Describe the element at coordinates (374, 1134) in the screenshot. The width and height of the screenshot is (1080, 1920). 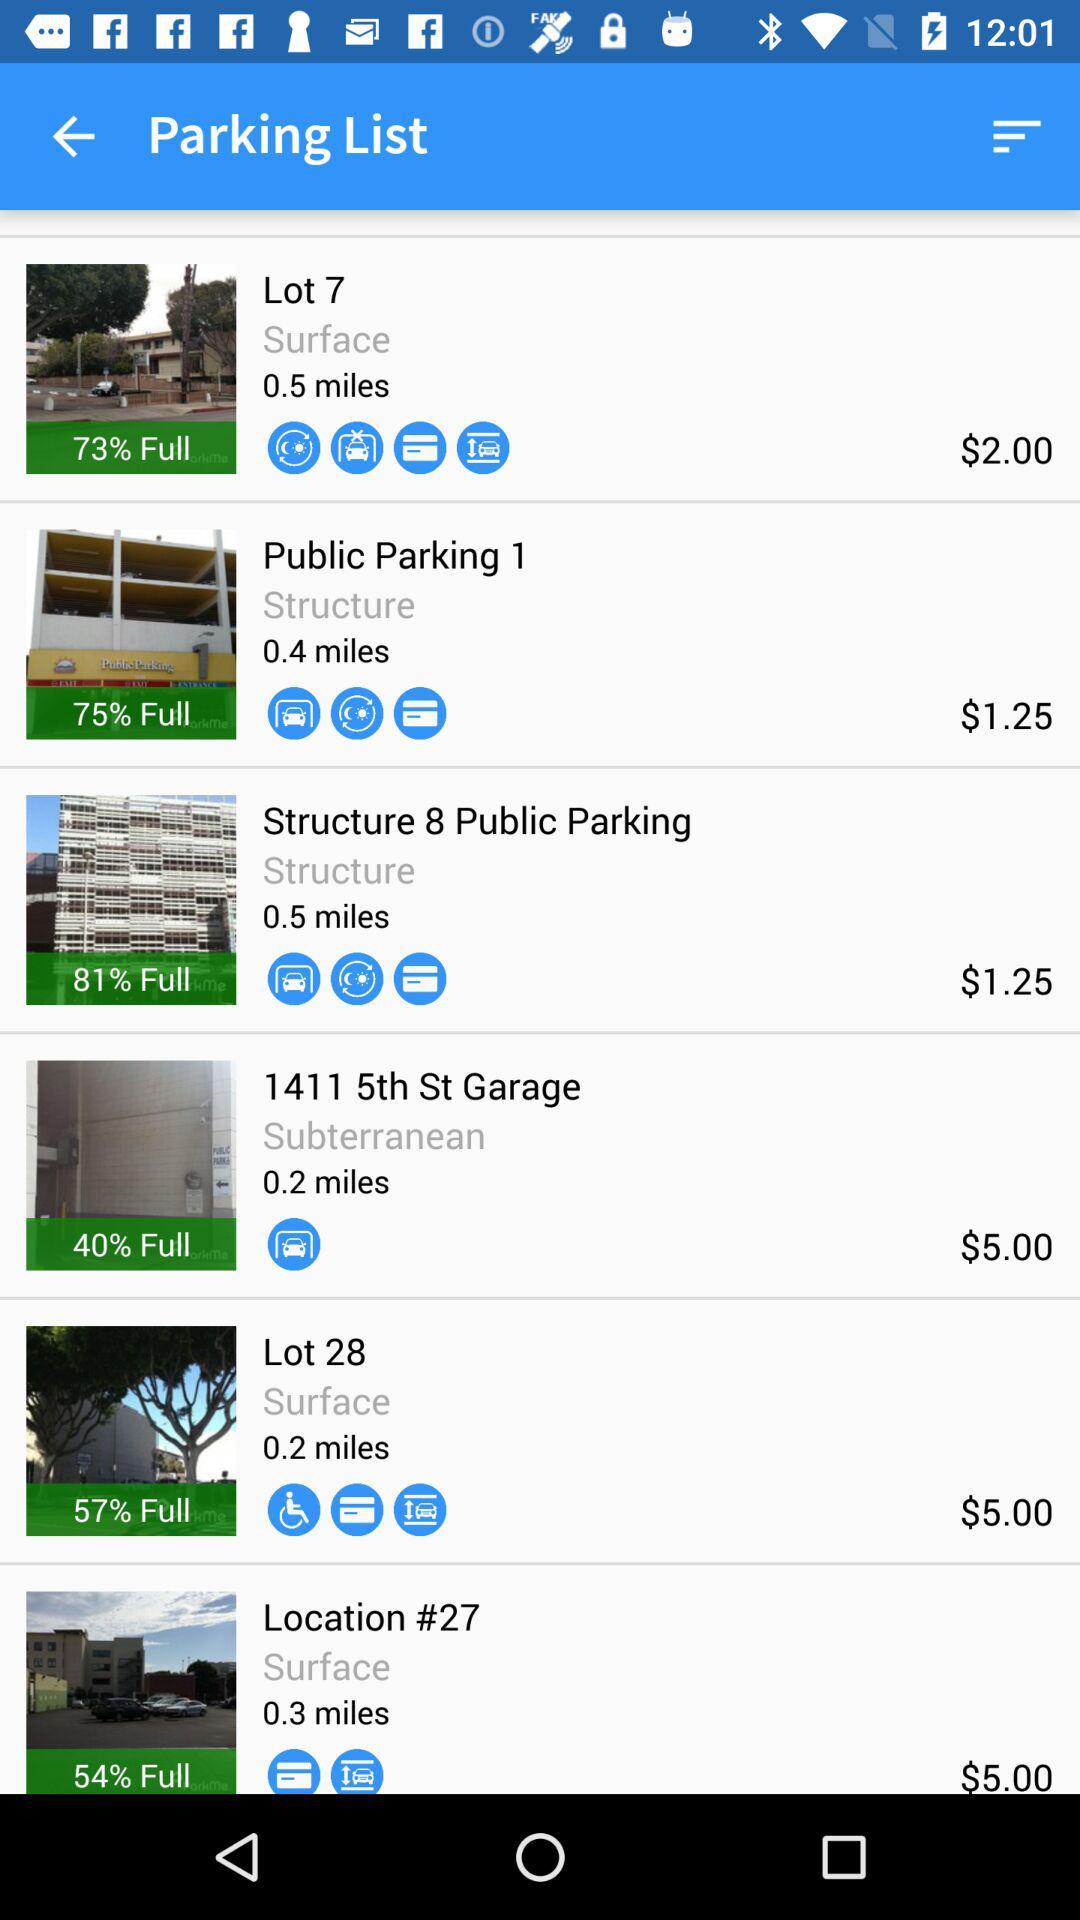
I see `icon above 0.2 miles` at that location.